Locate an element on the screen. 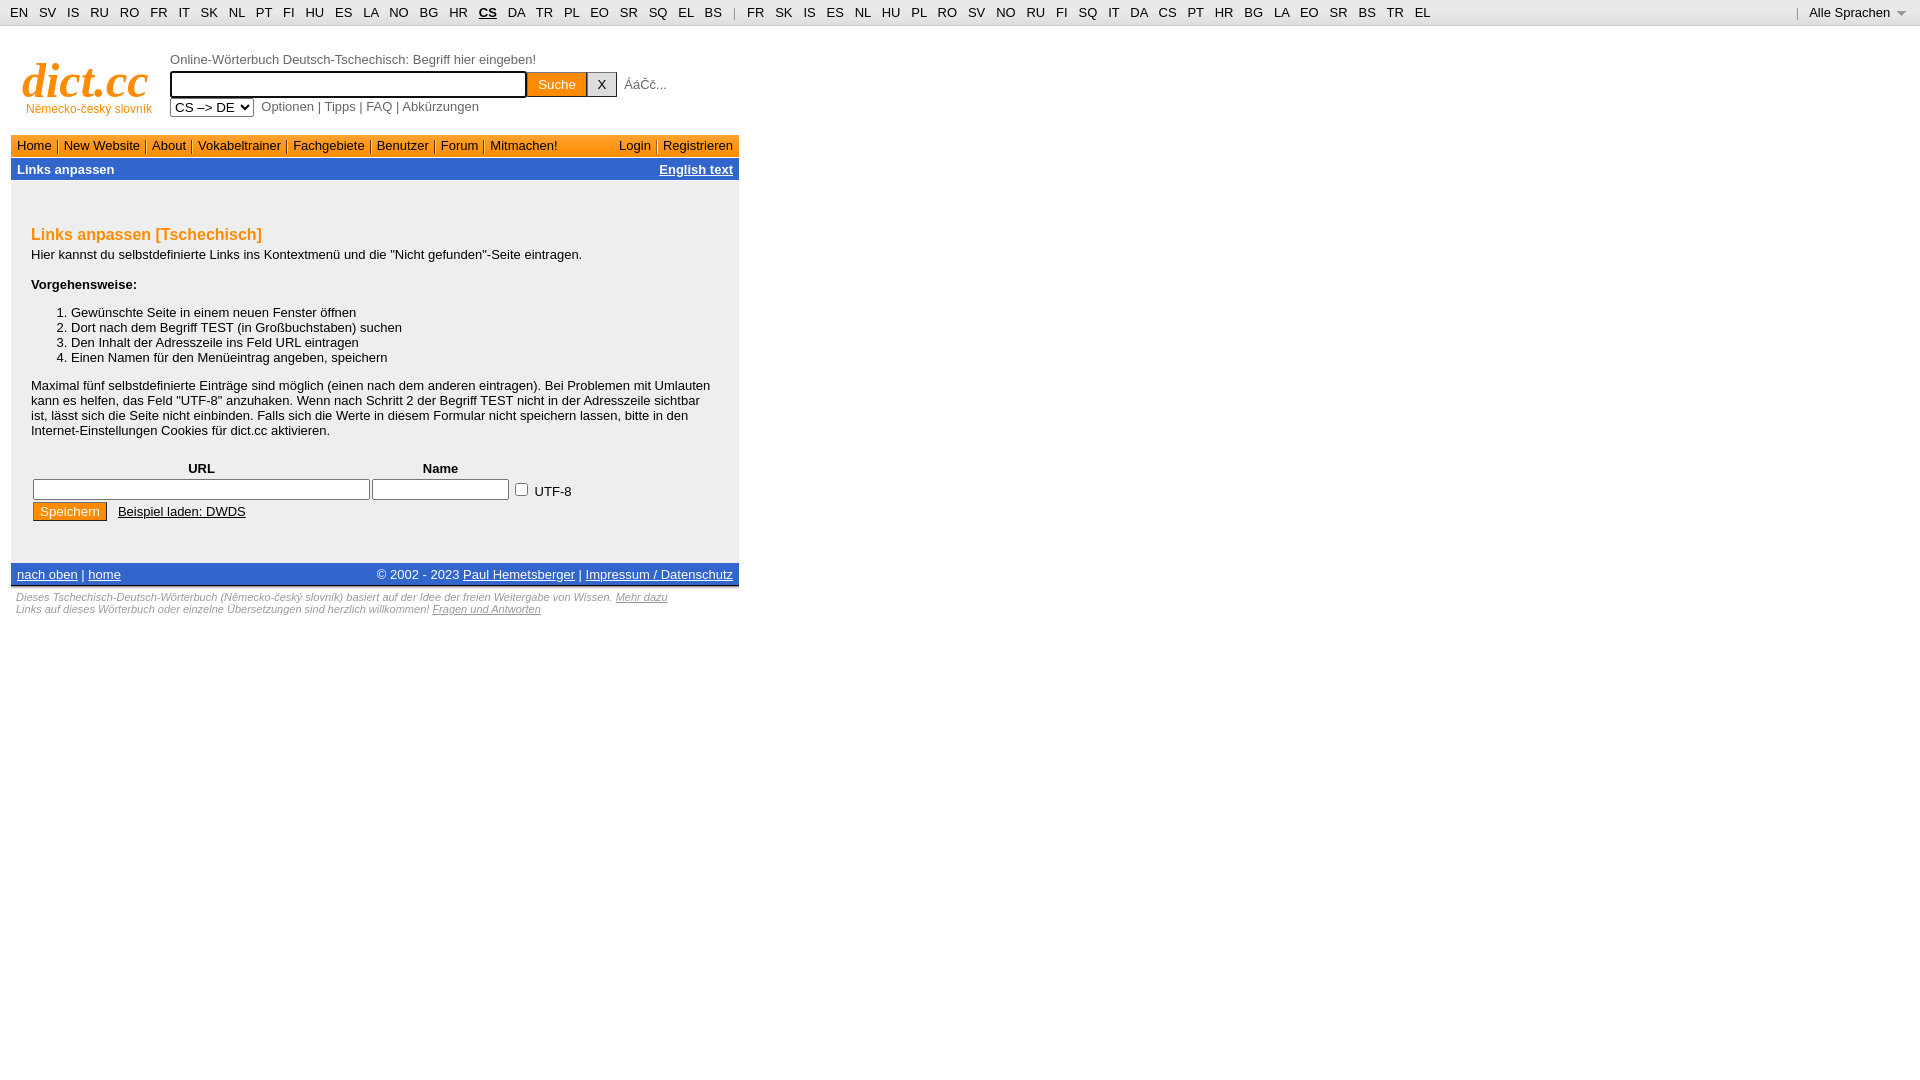 This screenshot has height=1080, width=1920. 'English text' is located at coordinates (696, 168).